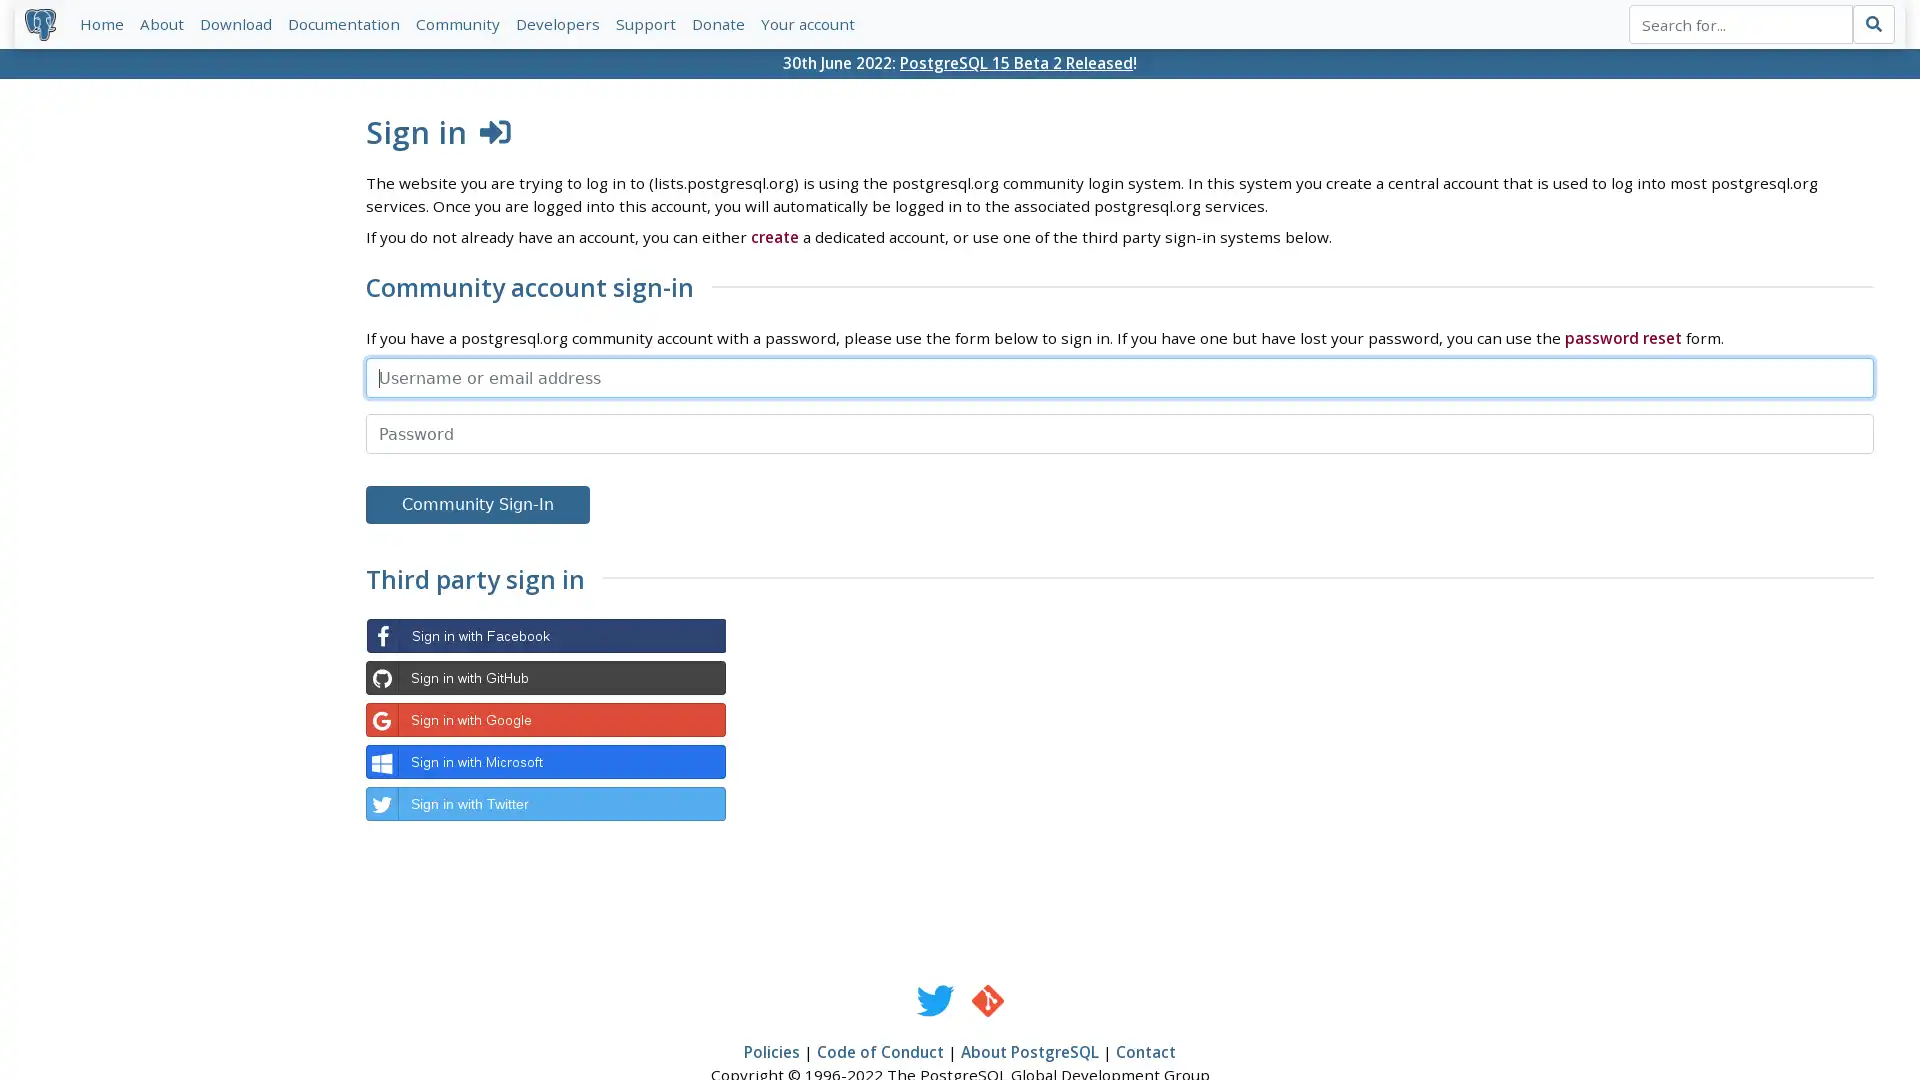 The height and width of the screenshot is (1080, 1920). I want to click on Community Sign-In, so click(475, 508).